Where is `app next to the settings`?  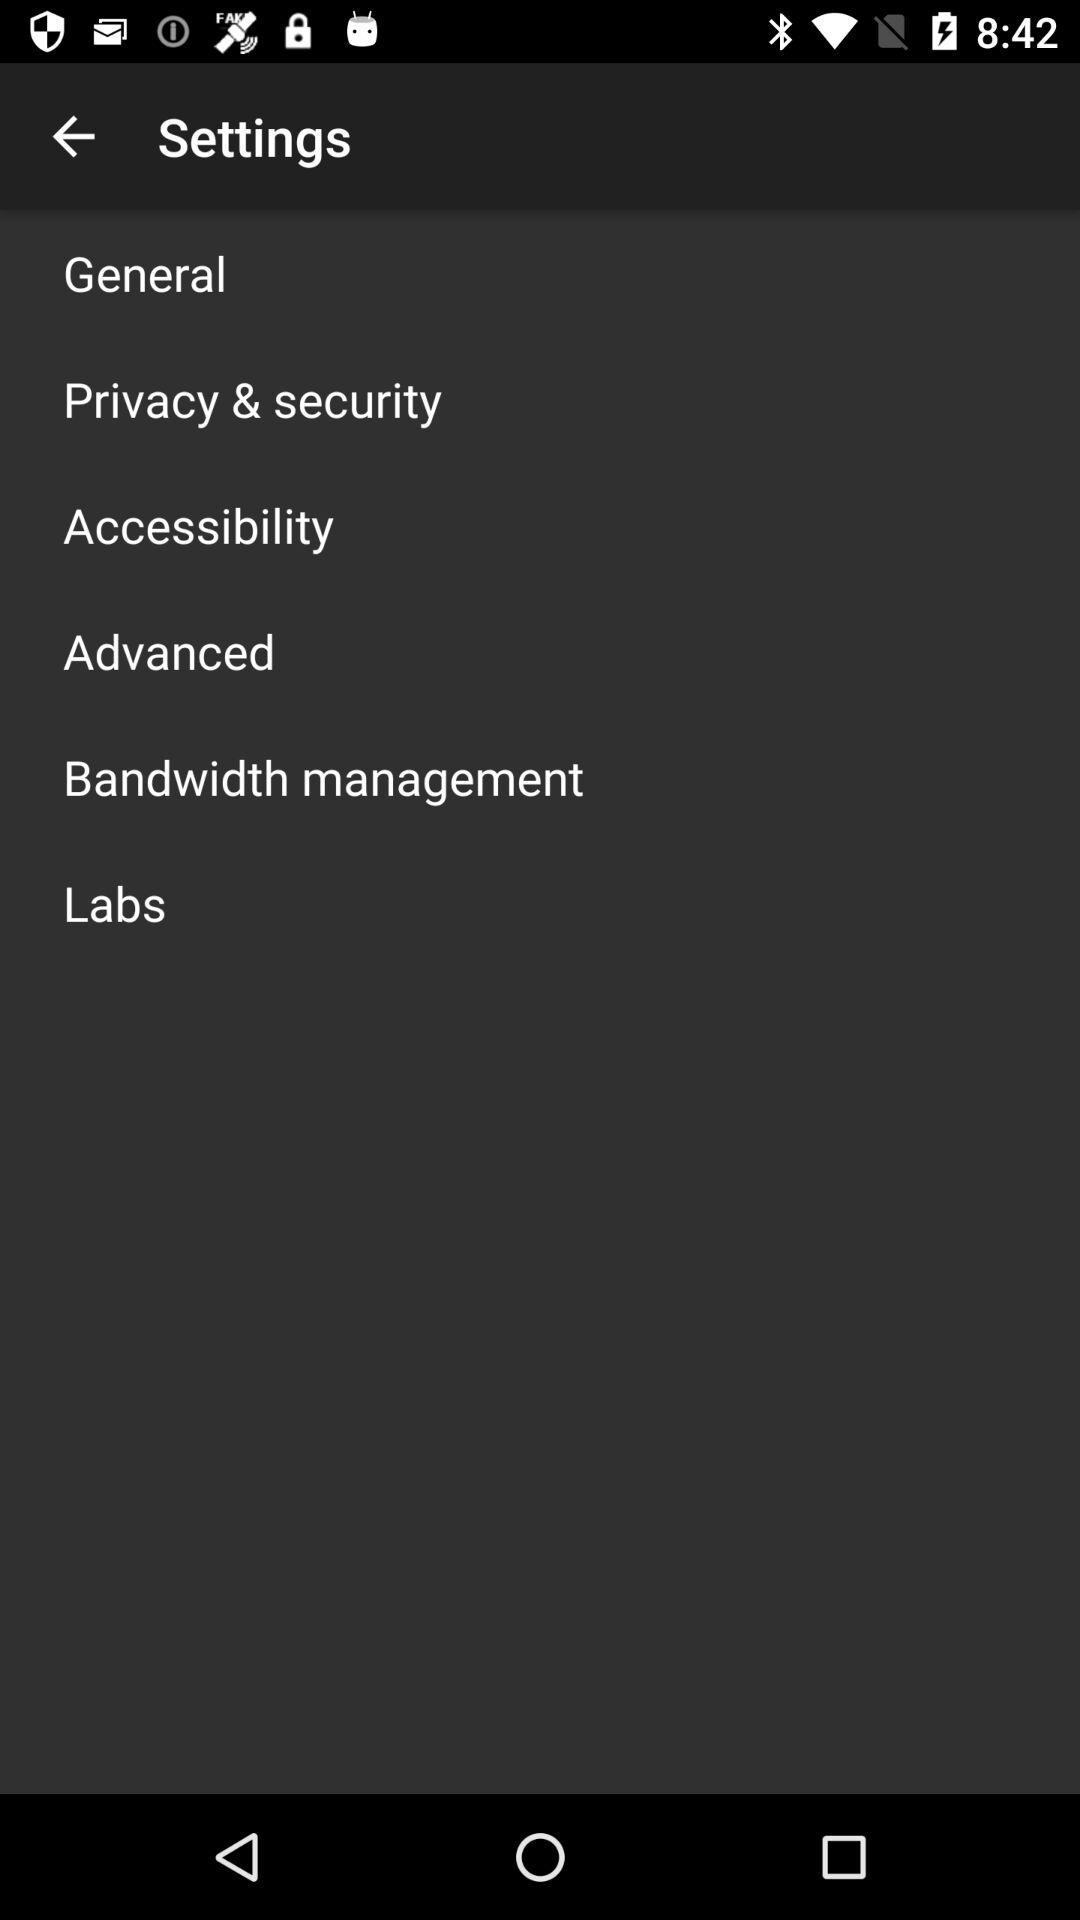
app next to the settings is located at coordinates (72, 135).